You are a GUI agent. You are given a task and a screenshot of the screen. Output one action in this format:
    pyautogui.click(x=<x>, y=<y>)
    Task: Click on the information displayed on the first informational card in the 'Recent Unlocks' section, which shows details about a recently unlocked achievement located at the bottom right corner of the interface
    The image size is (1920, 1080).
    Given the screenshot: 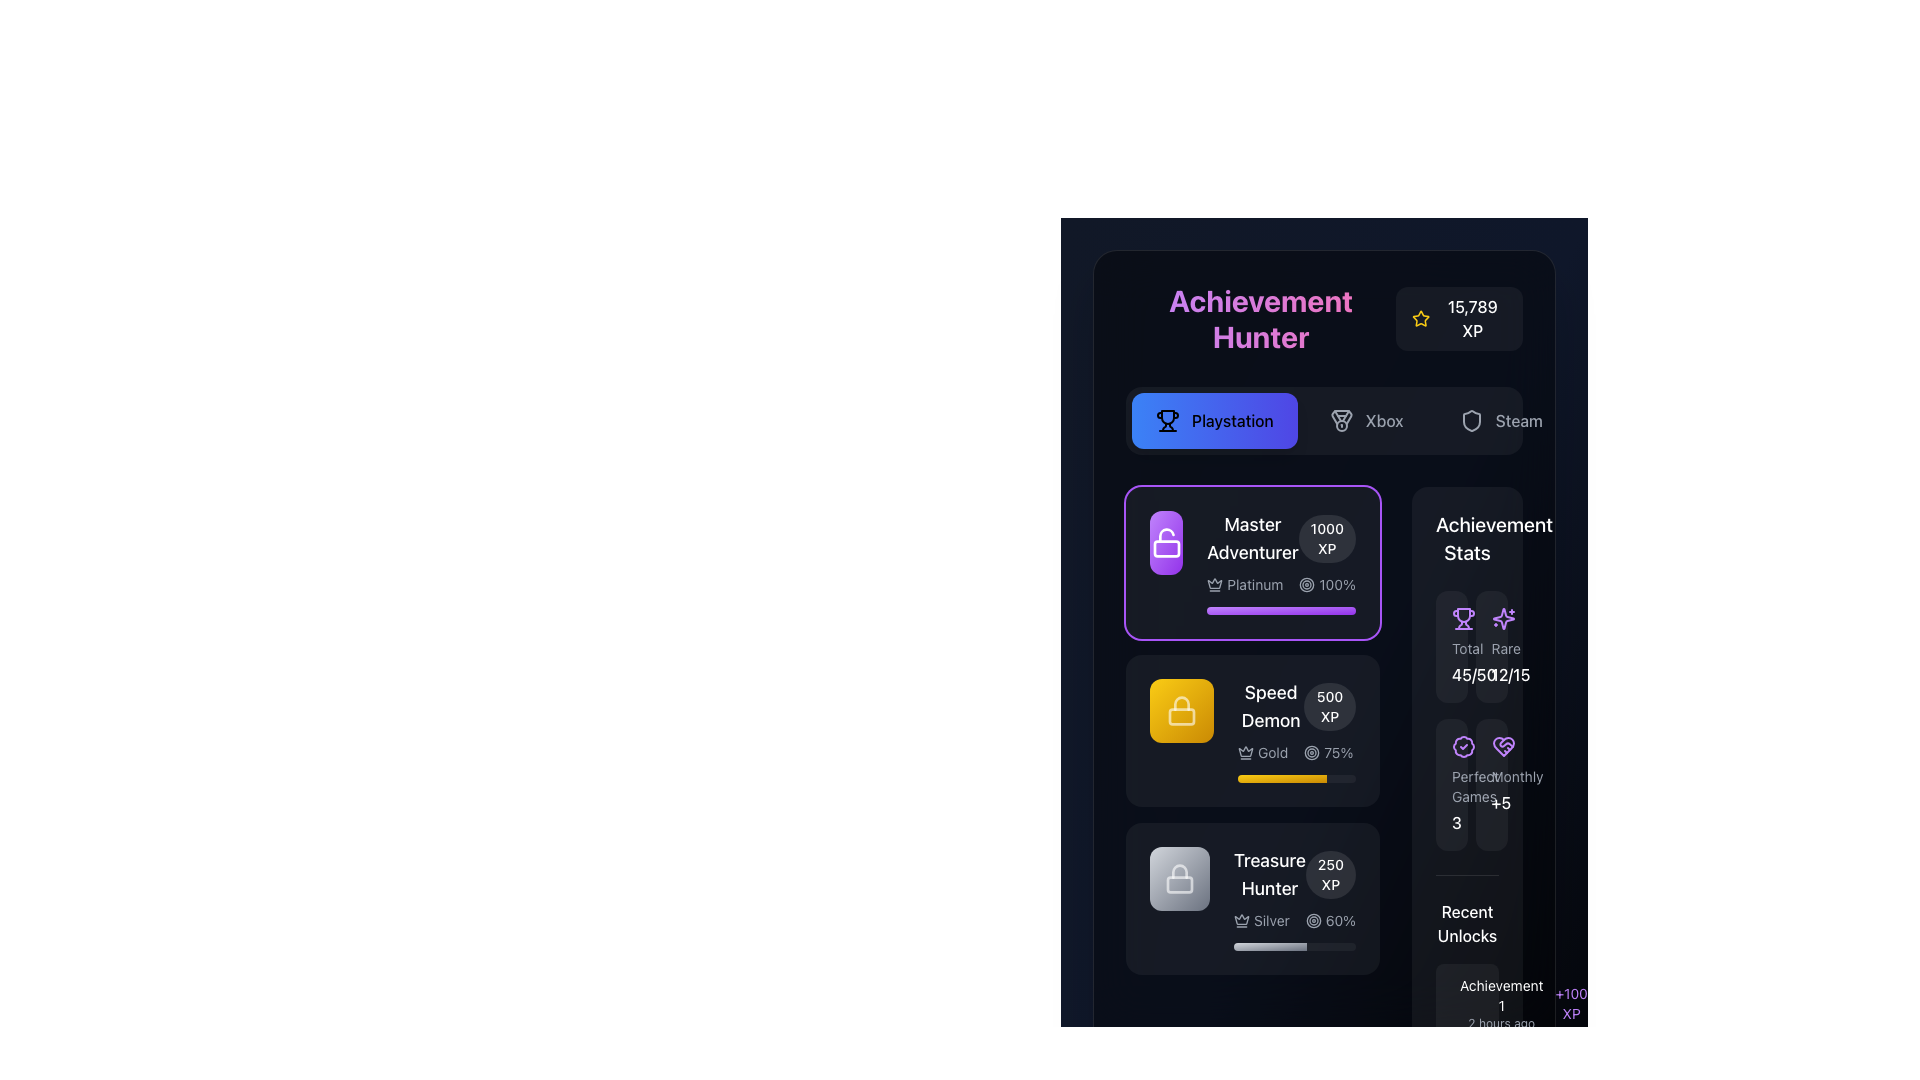 What is the action you would take?
    pyautogui.click(x=1467, y=1003)
    